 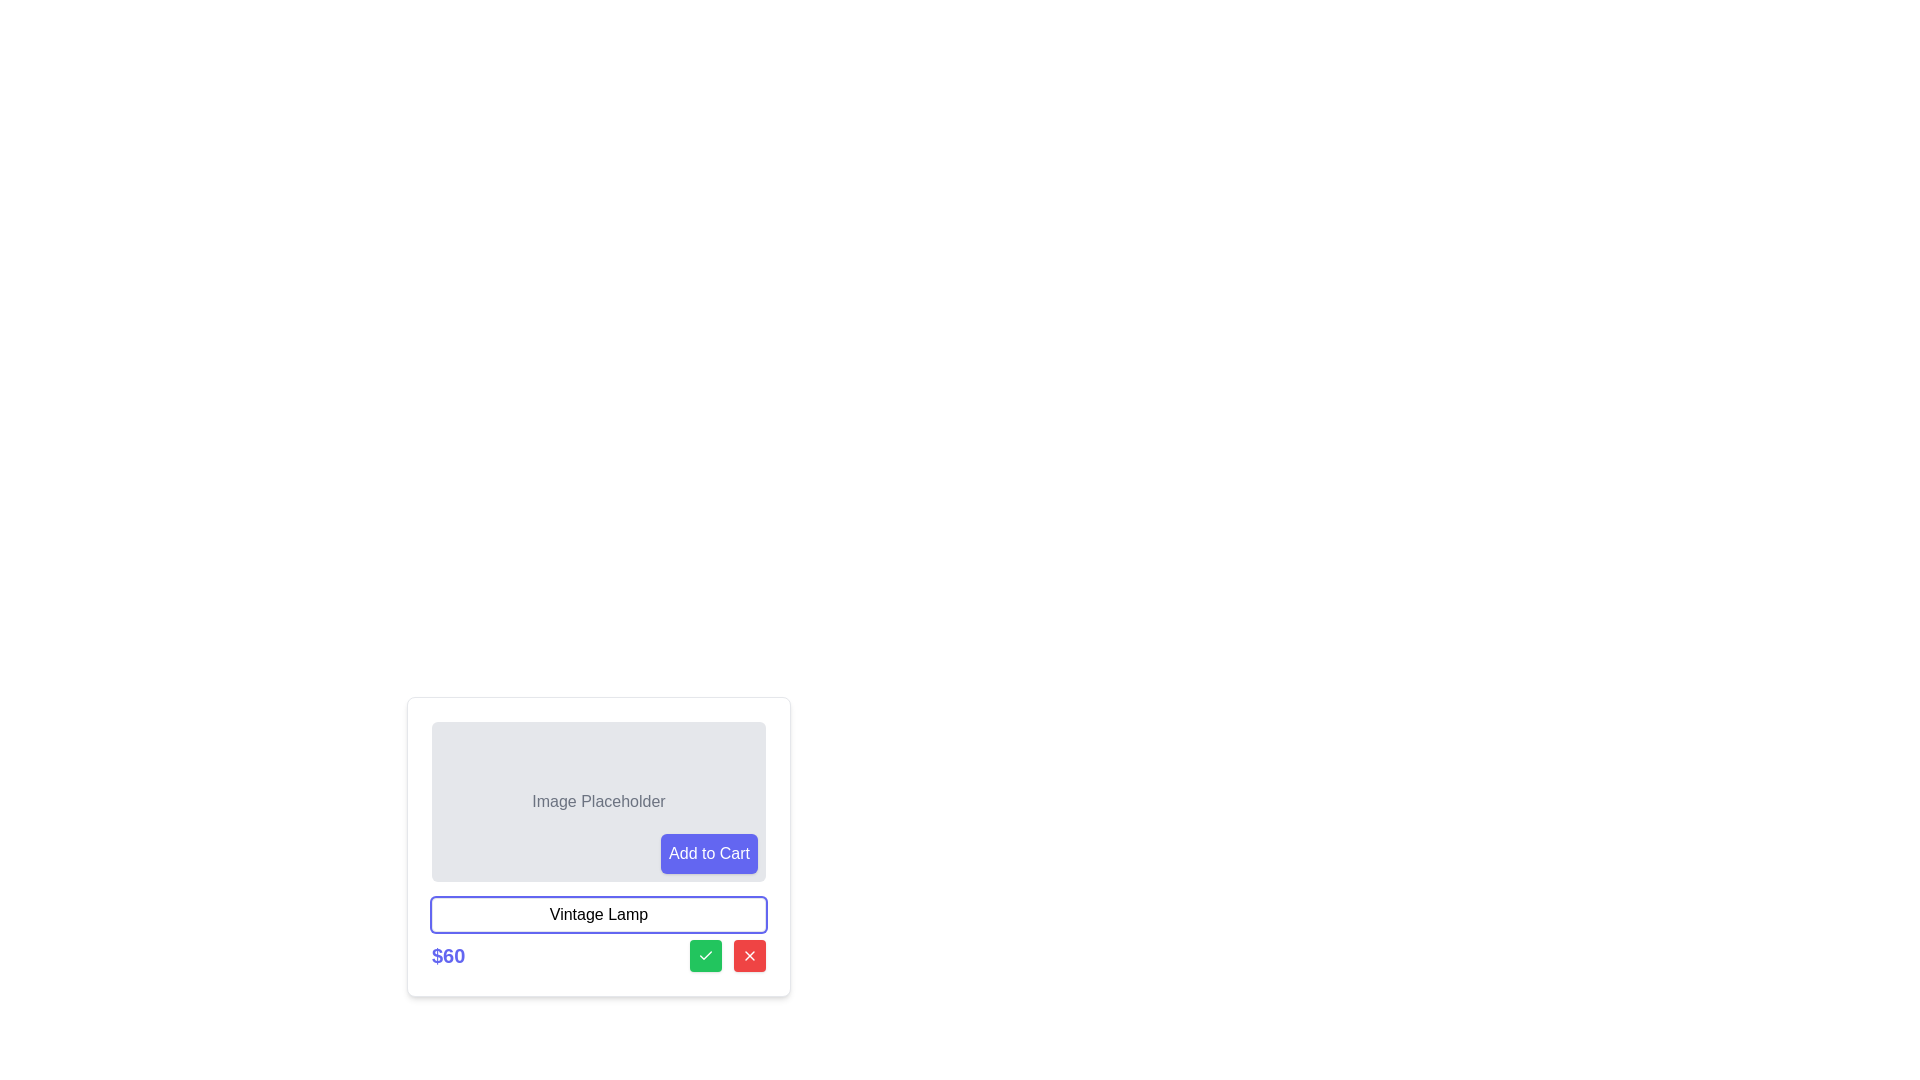 What do you see at coordinates (748, 955) in the screenshot?
I see `the red button with a white 'X' icon` at bounding box center [748, 955].